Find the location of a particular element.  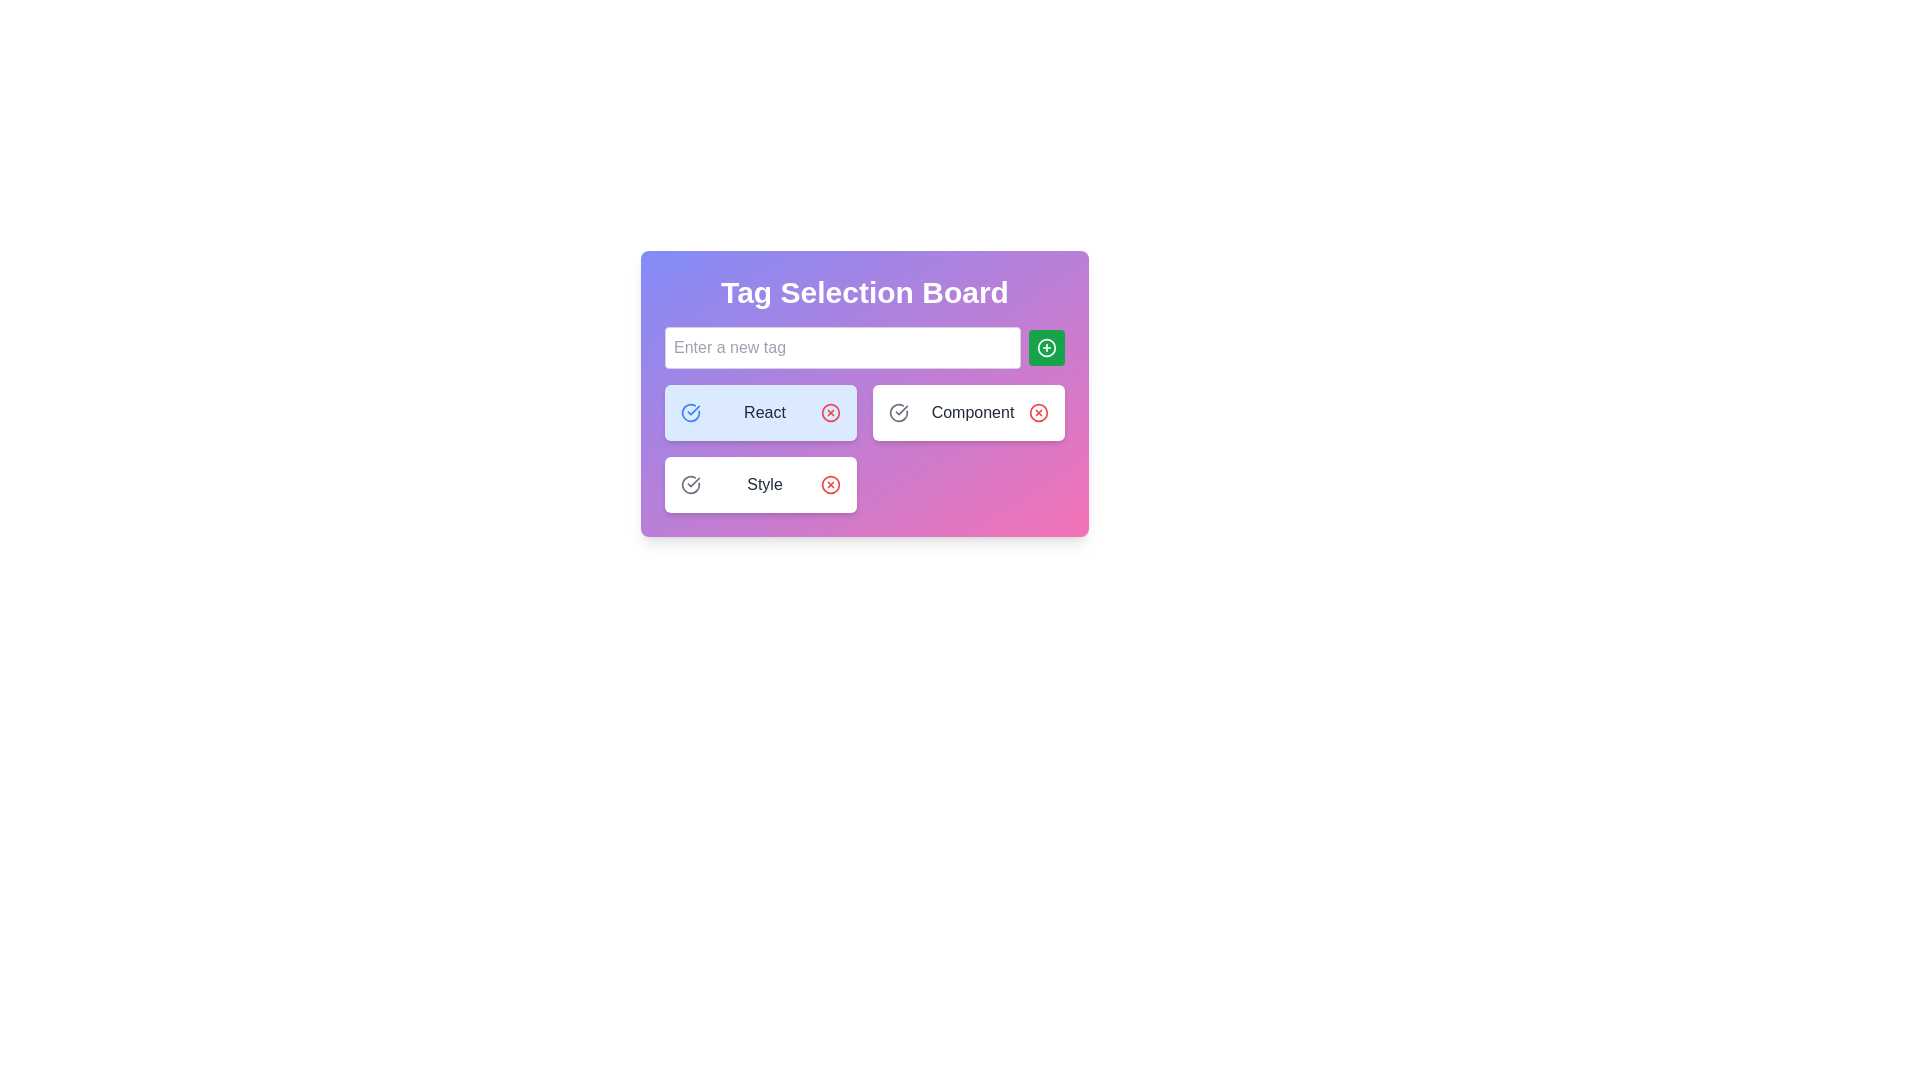

the first Selectable tag button labeled 'React' with a light blue background and a blue checkmark icon is located at coordinates (760, 411).